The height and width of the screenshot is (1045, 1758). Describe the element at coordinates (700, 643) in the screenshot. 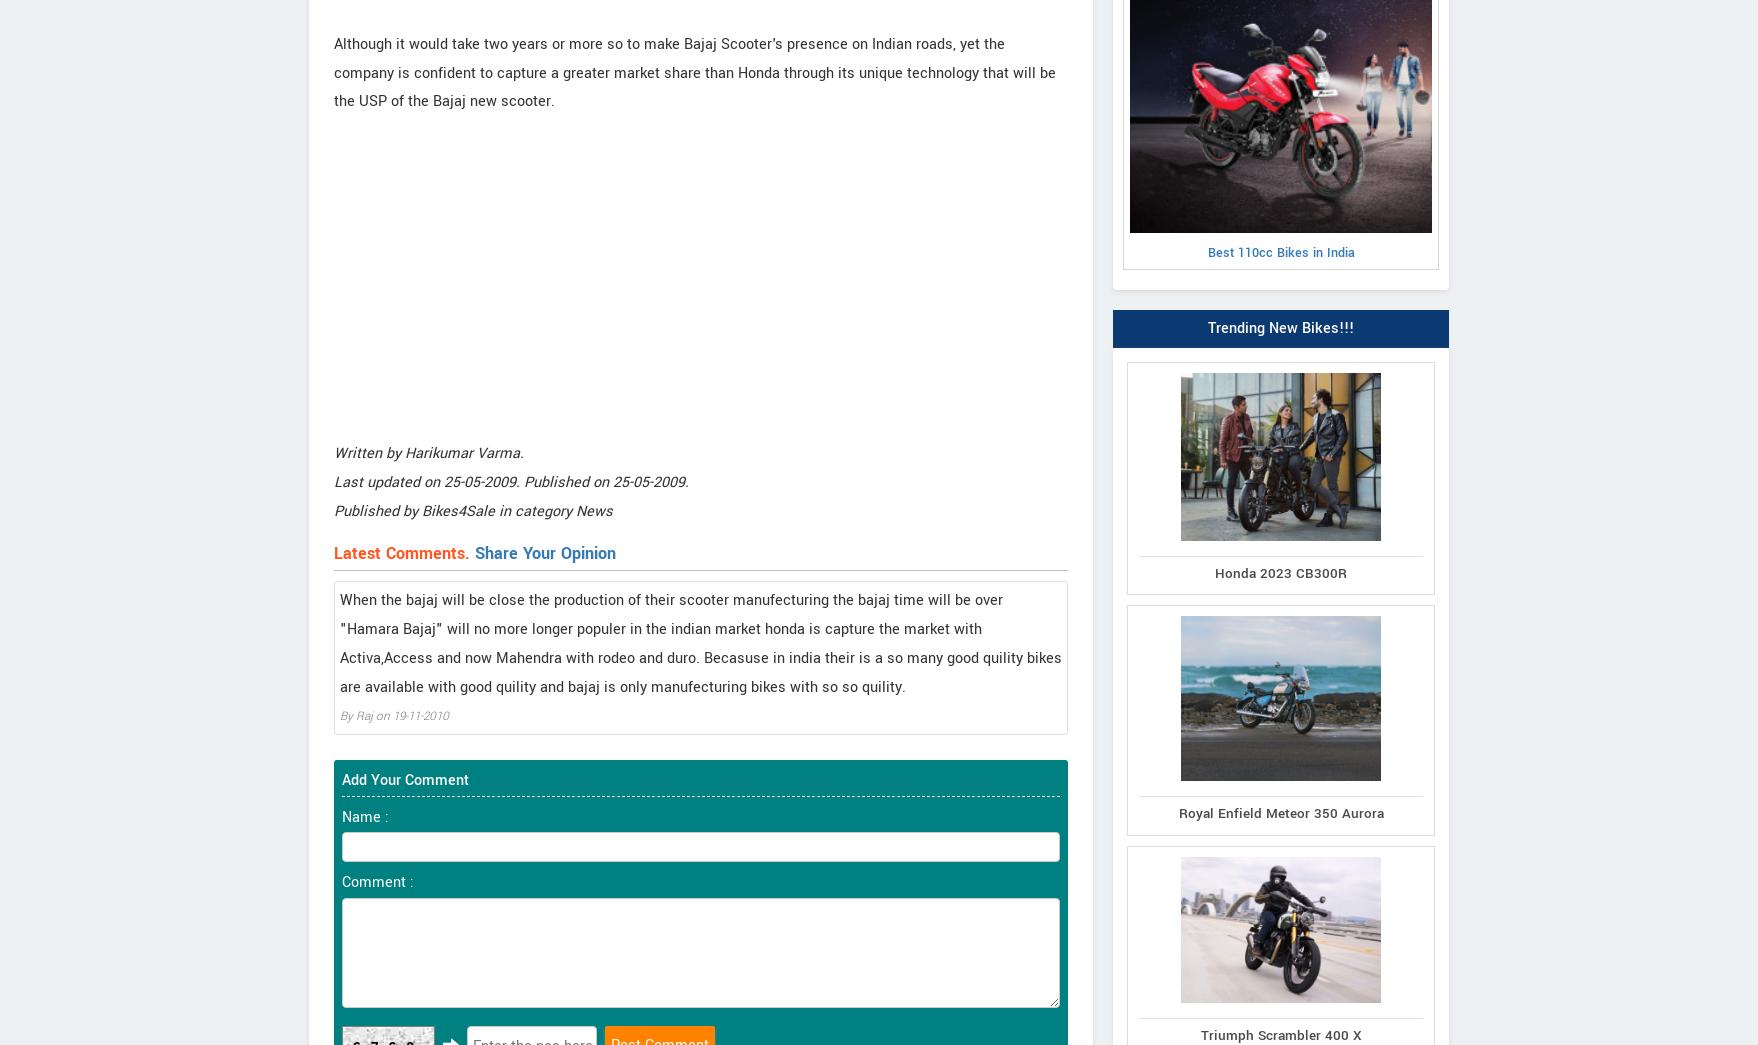

I see `'When the bajaj will be close the production of their scooter manufecturing the bajaj time will be over "Hamara Bajaj" will no more longer populer in the indian market honda is capture the market with Activa,Access and now Mahendra with rodeo and duro. Becasuse in india their is a so many good quility bikes are available with good quility and bajaj is  only manufecturing bikes with so so quility.'` at that location.